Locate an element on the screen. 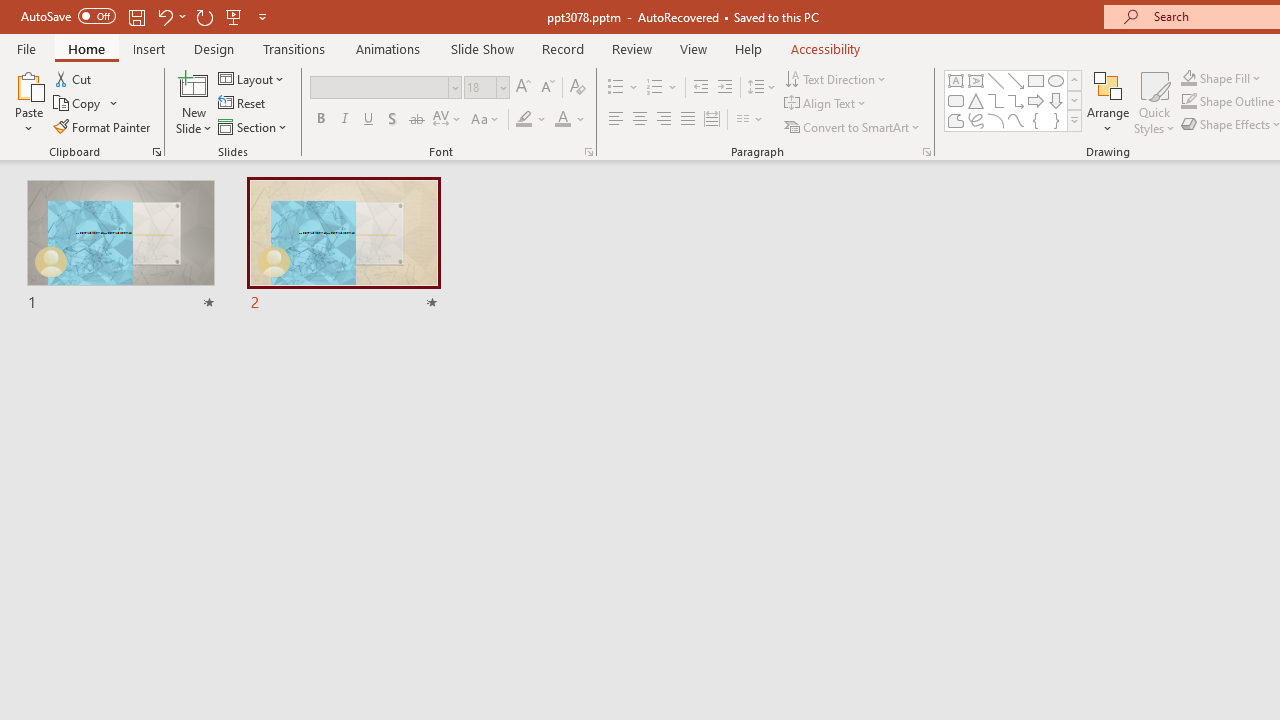 The width and height of the screenshot is (1280, 720). 'Shapes' is located at coordinates (1073, 120).